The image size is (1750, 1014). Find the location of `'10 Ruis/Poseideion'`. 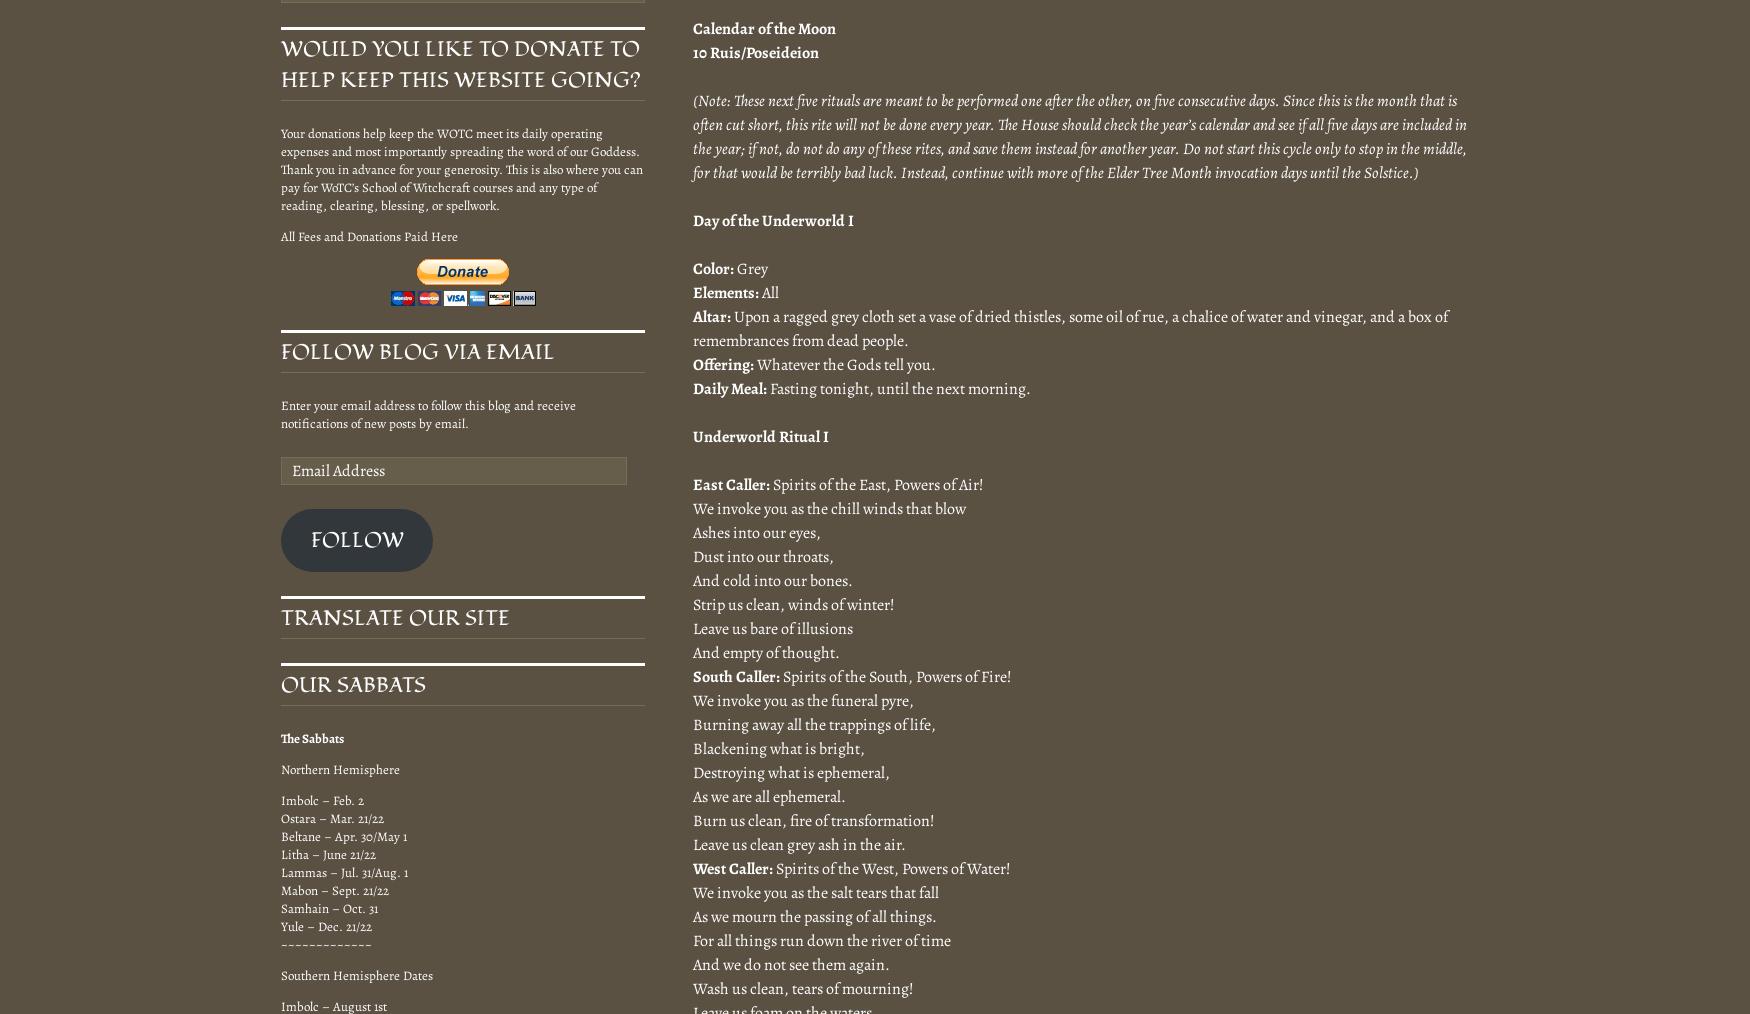

'10 Ruis/Poseideion' is located at coordinates (755, 51).